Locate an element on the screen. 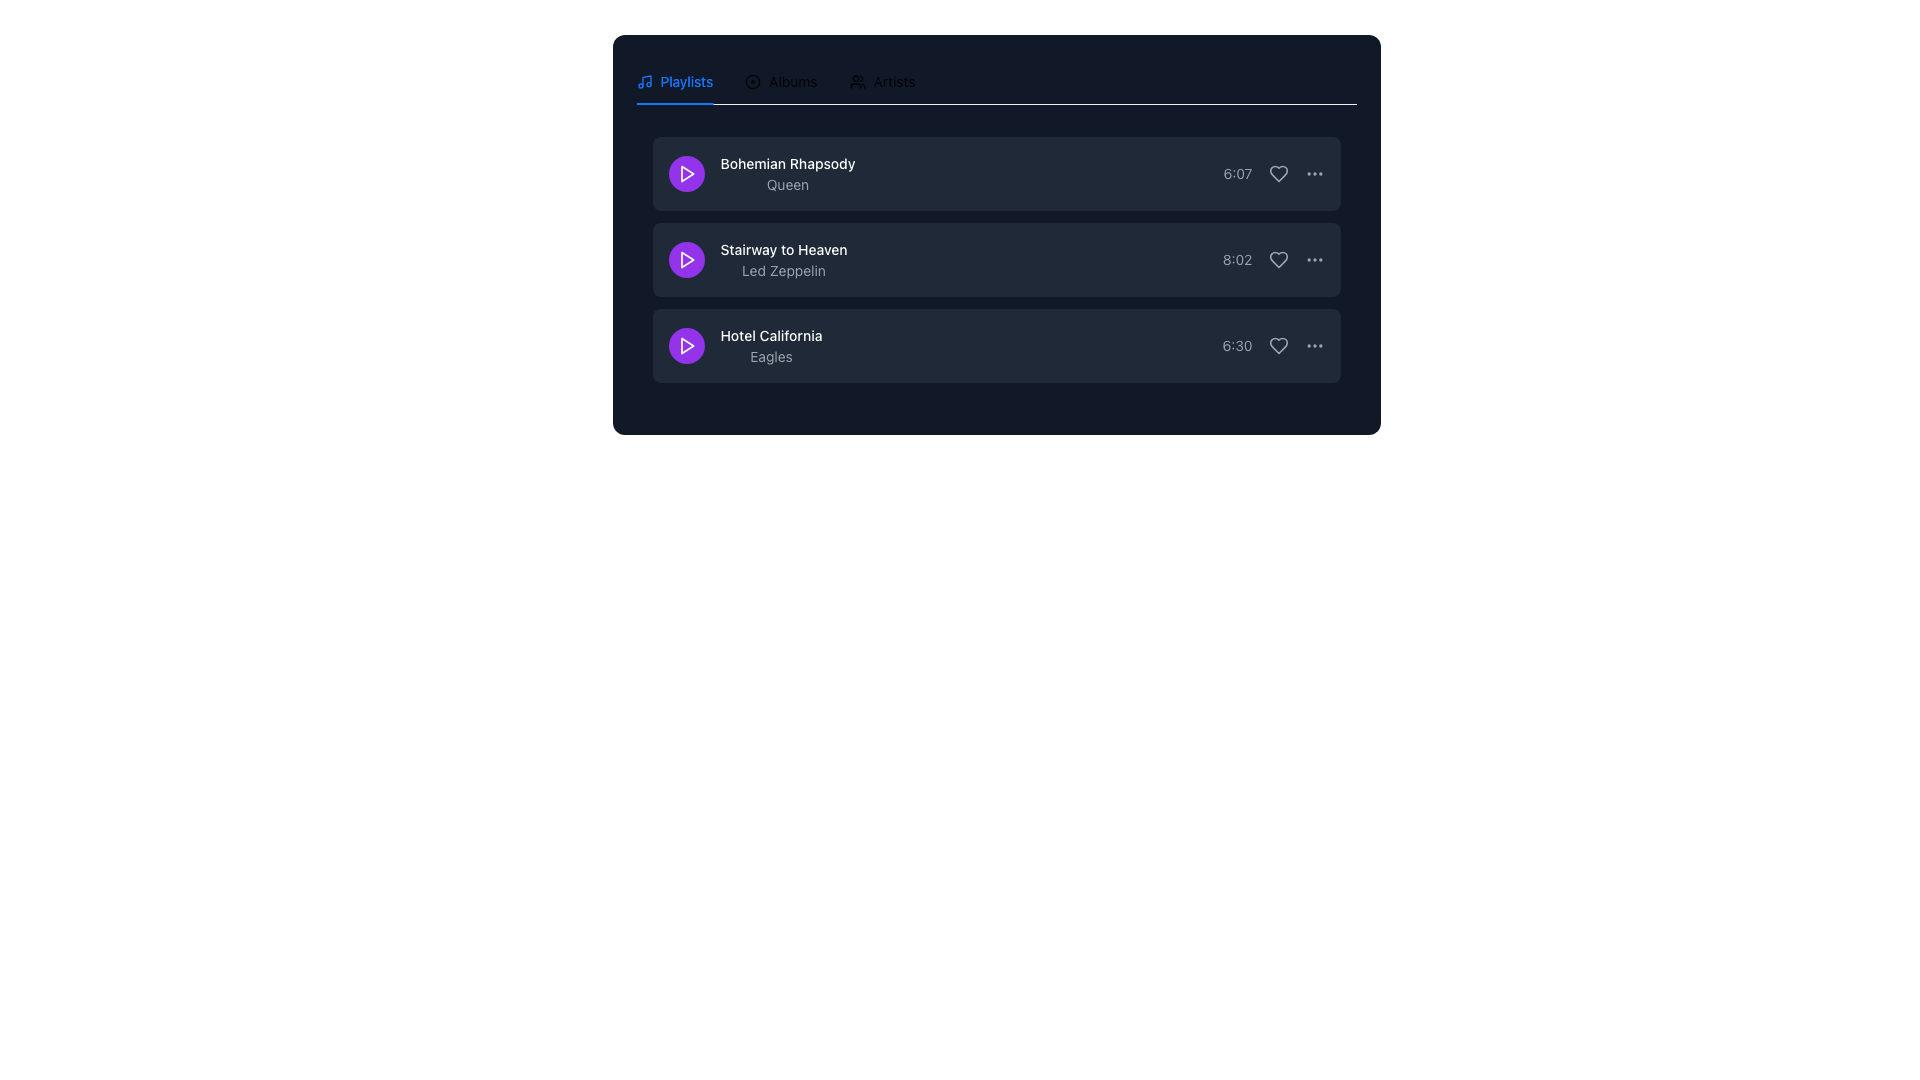 Image resolution: width=1920 pixels, height=1080 pixels. the favorite toggle icon located to the right of the '6:07' timestamp for the song 'Bohemian Rhapsody' is located at coordinates (1277, 172).